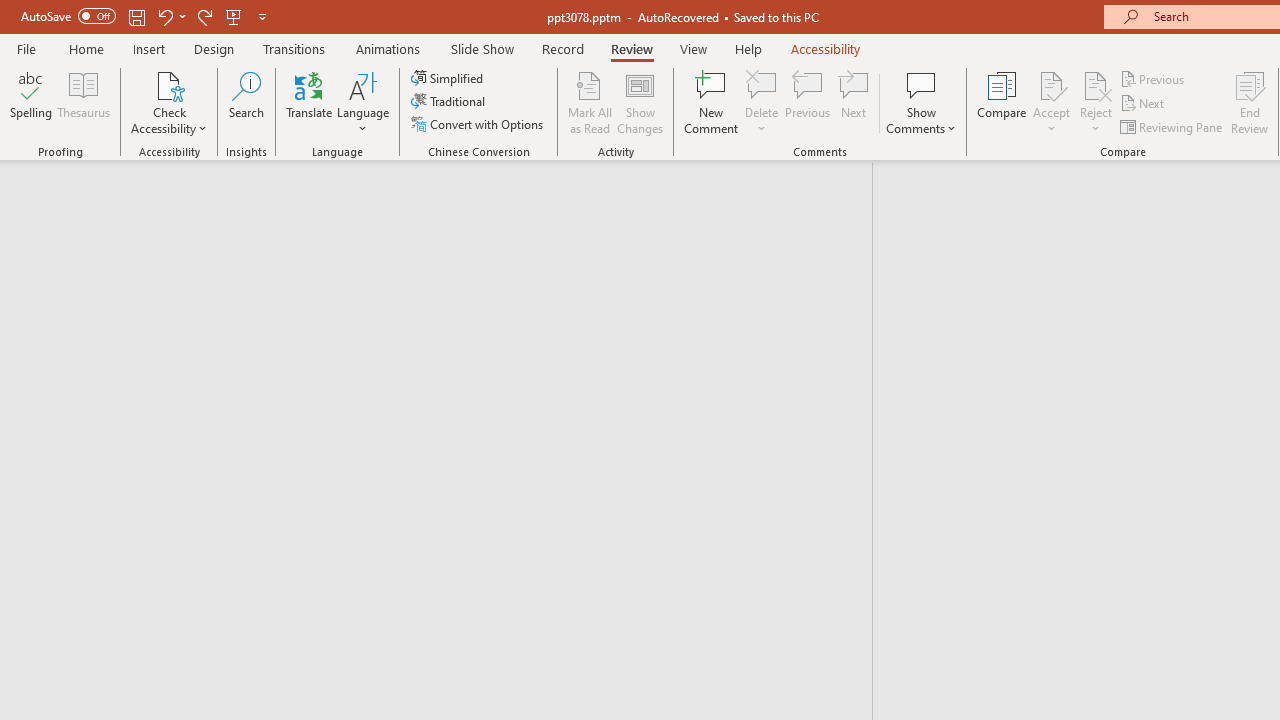 The height and width of the screenshot is (720, 1280). I want to click on 'Reject Change', so click(1095, 84).